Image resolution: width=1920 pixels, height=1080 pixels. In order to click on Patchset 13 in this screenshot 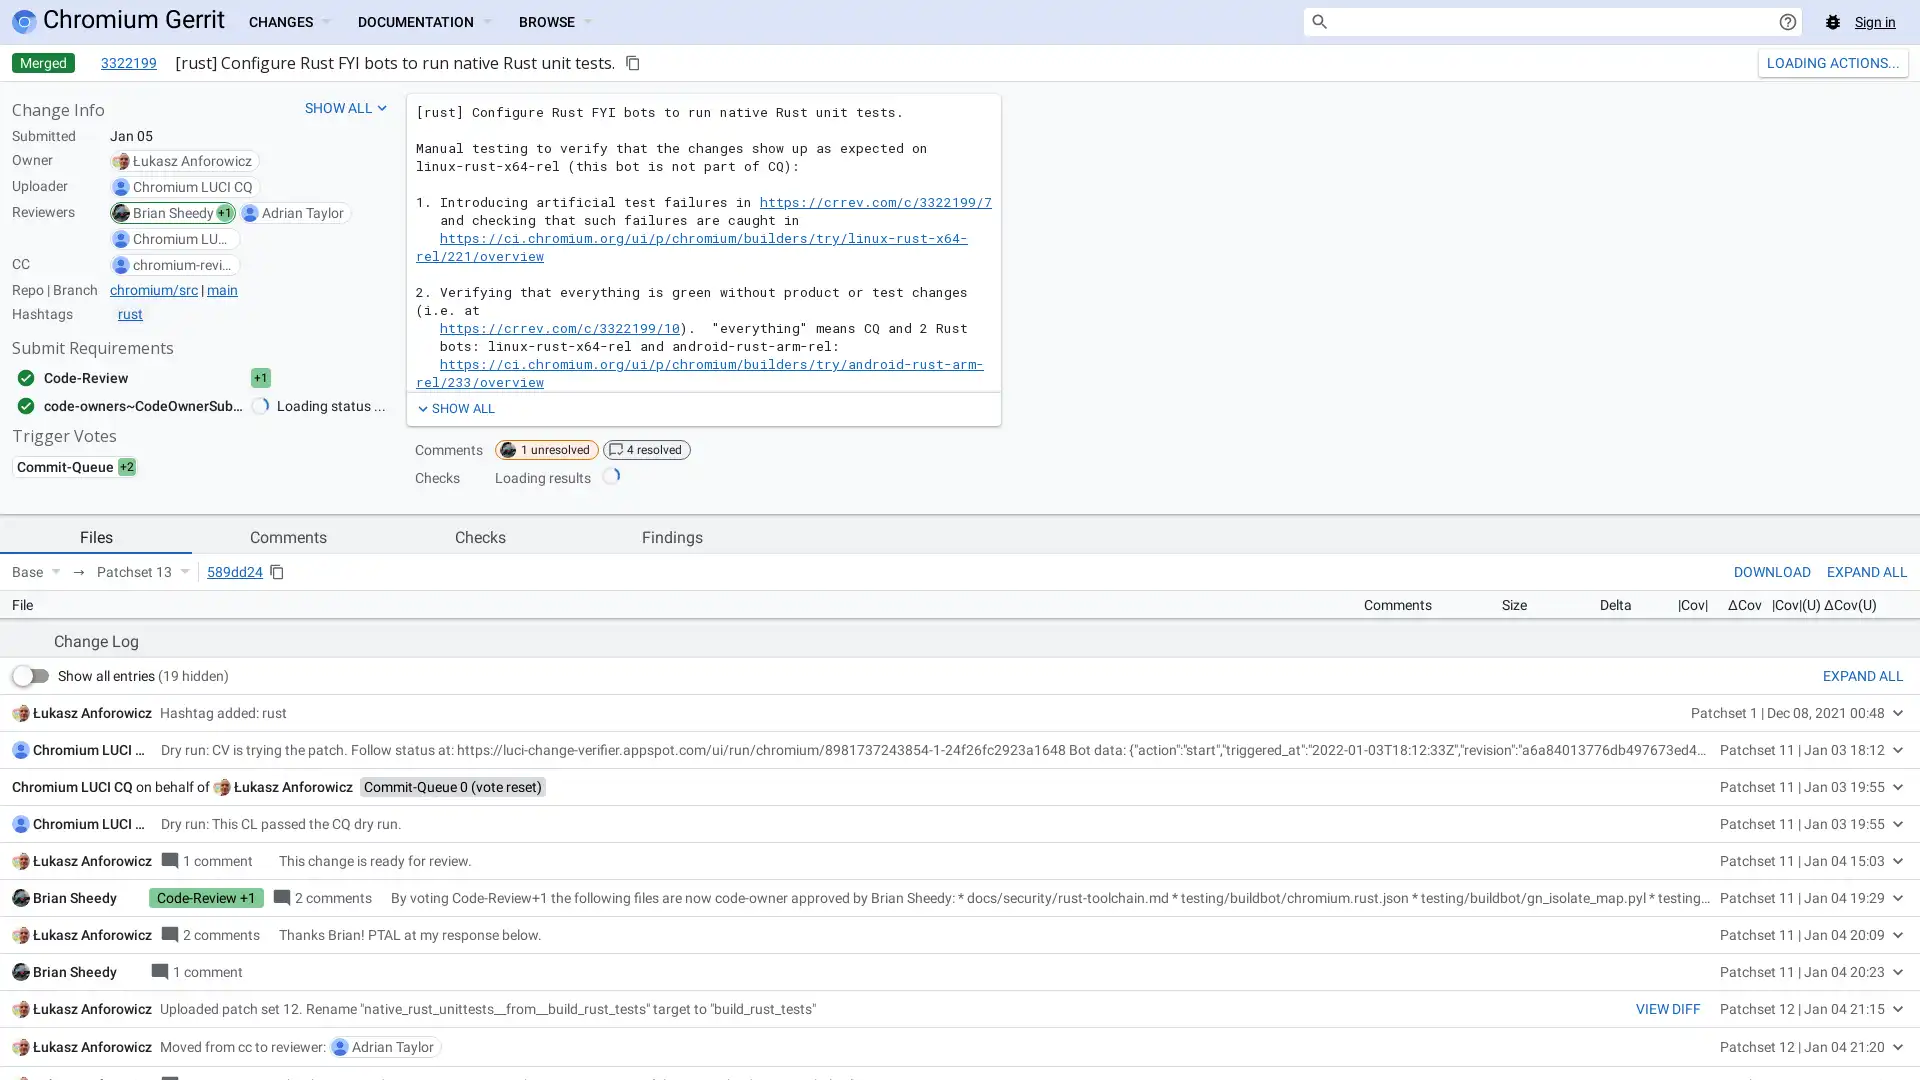, I will do `click(142, 571)`.